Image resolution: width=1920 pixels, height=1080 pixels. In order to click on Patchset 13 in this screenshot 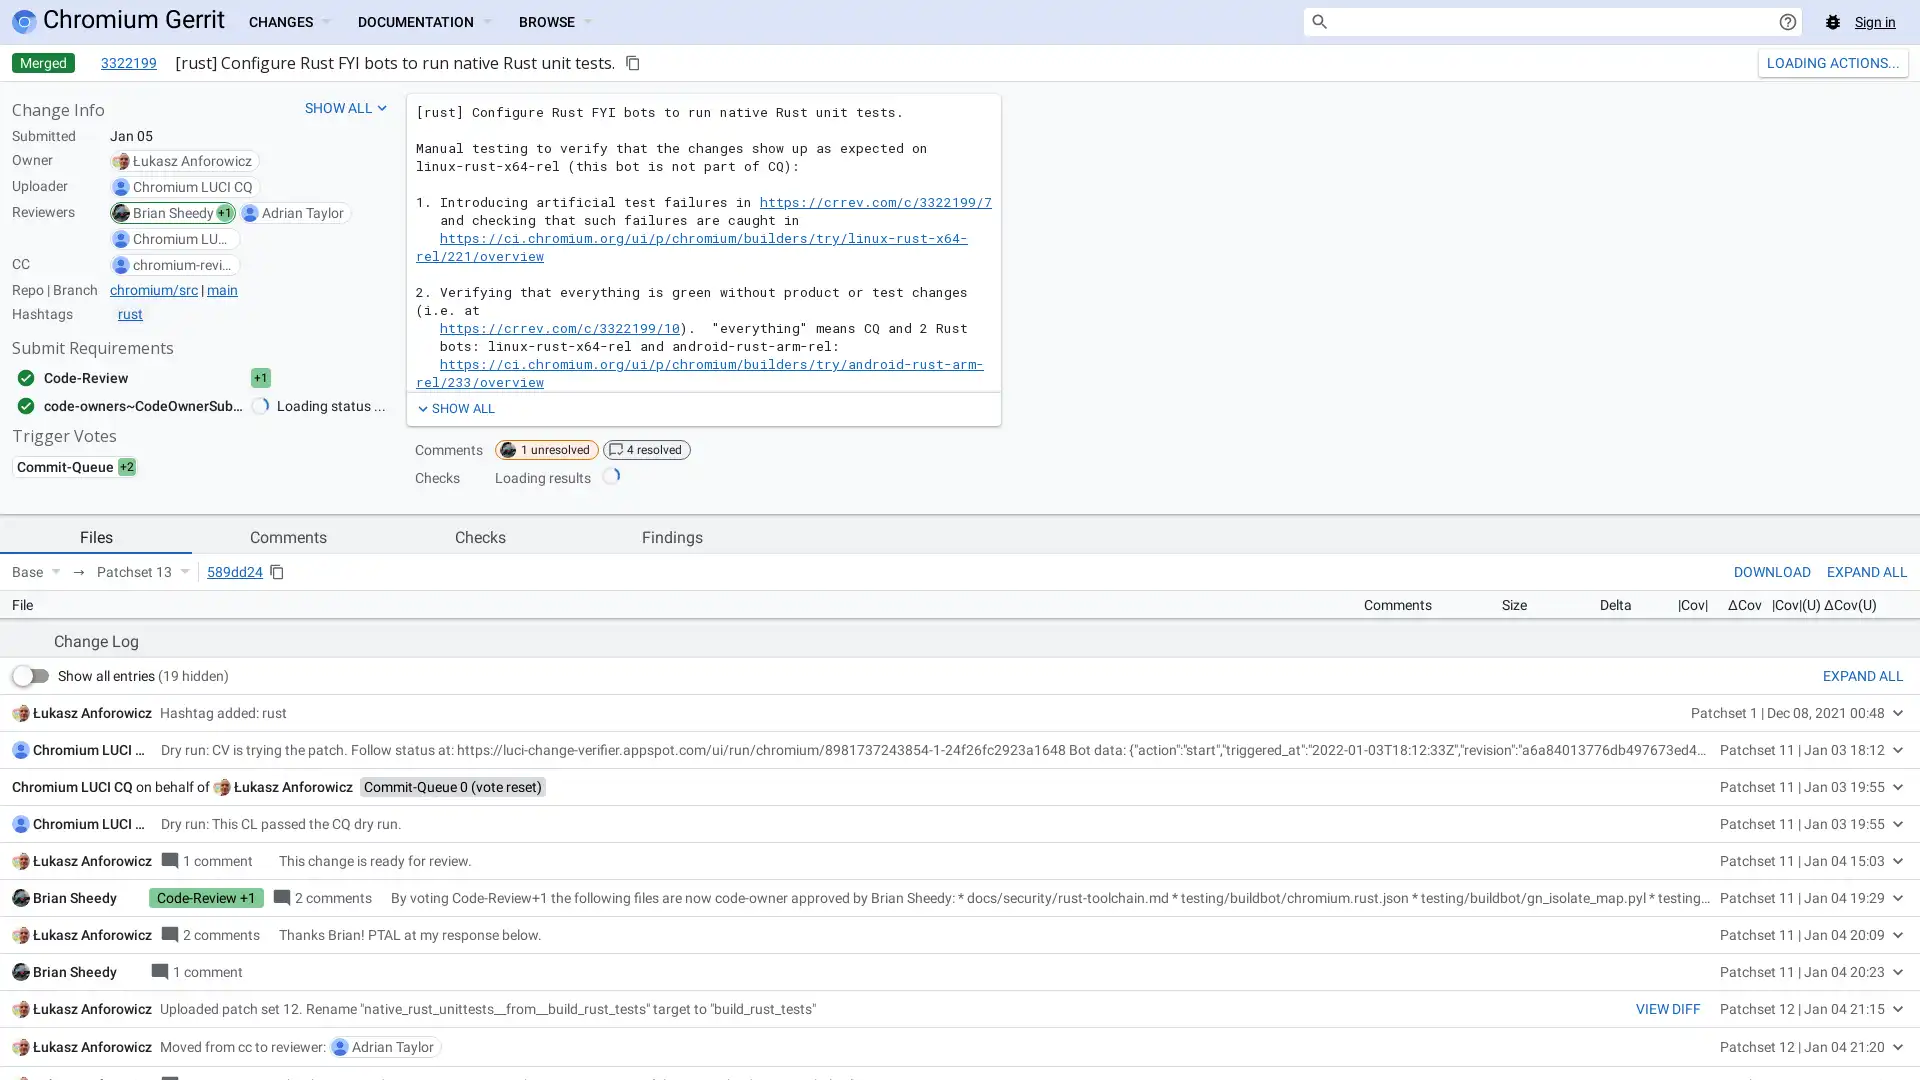, I will do `click(142, 571)`.